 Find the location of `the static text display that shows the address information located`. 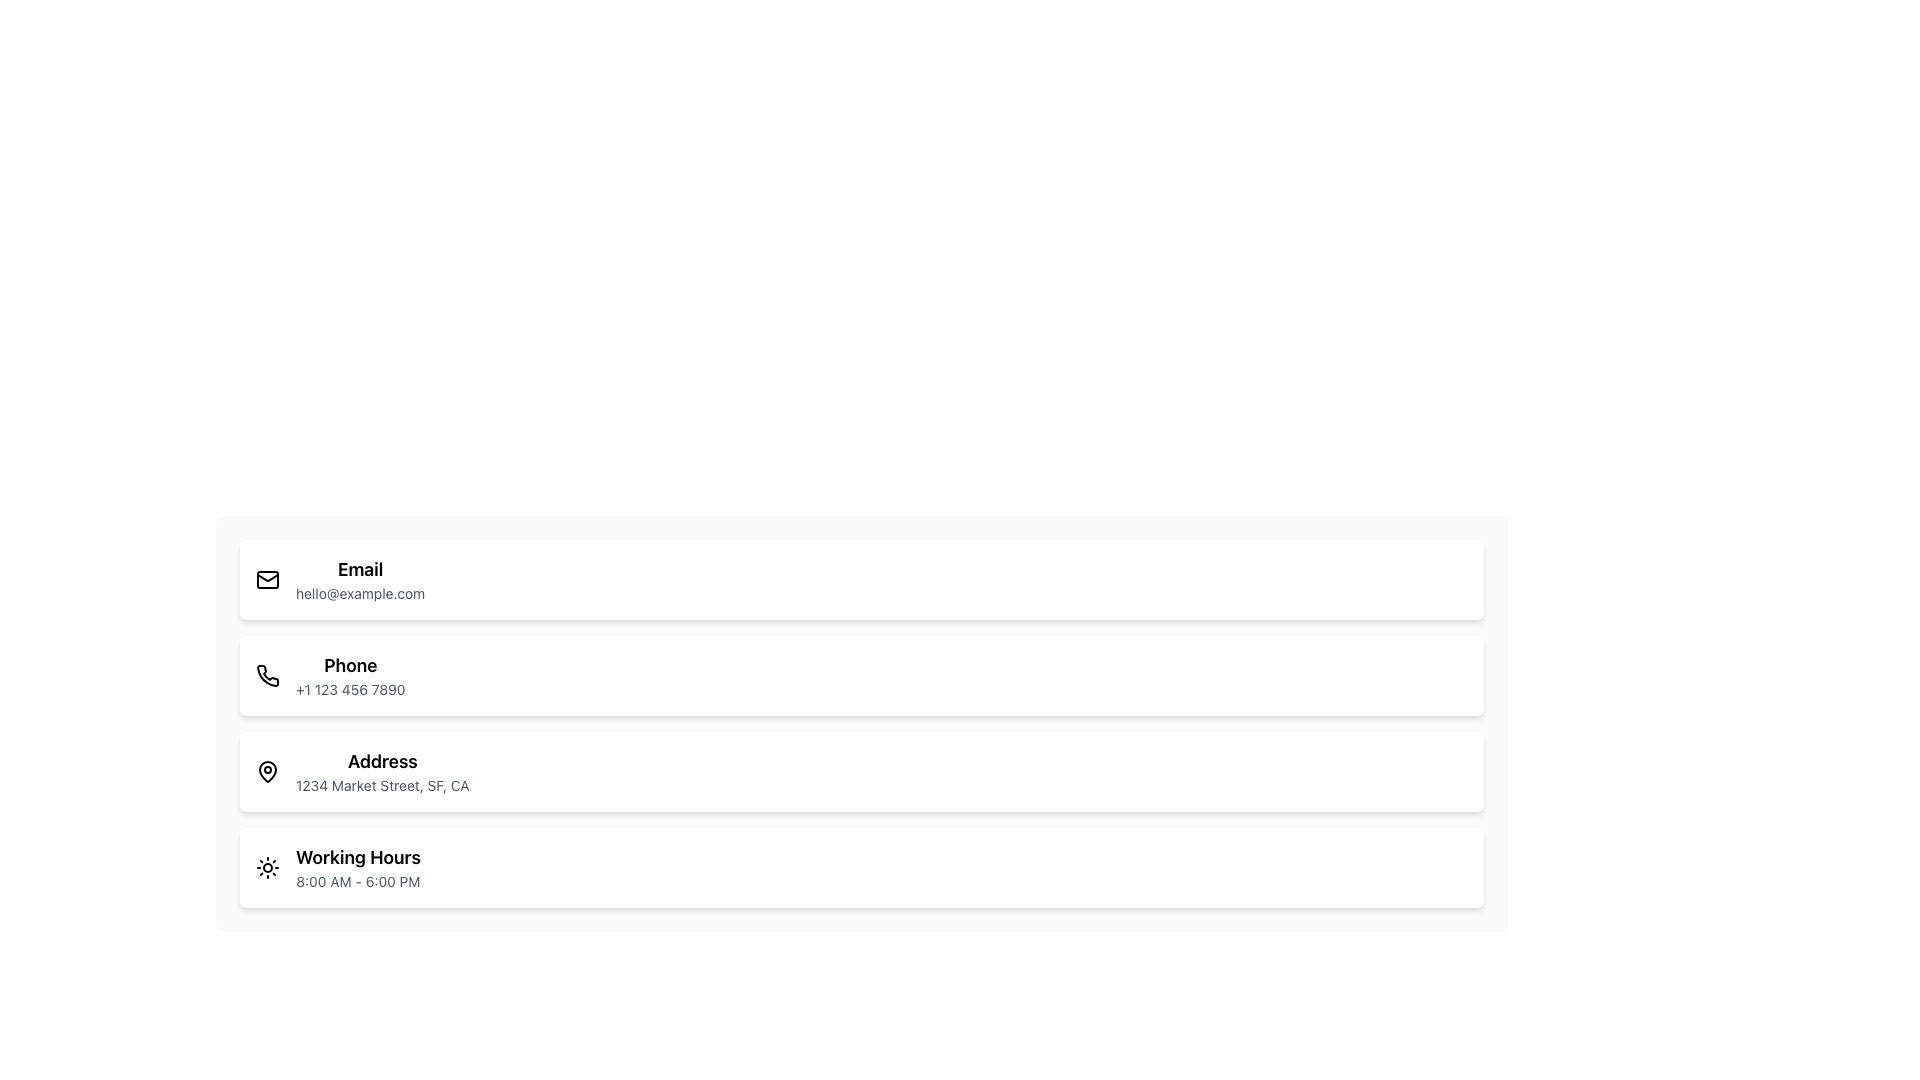

the static text display that shows the address information located is located at coordinates (382, 785).